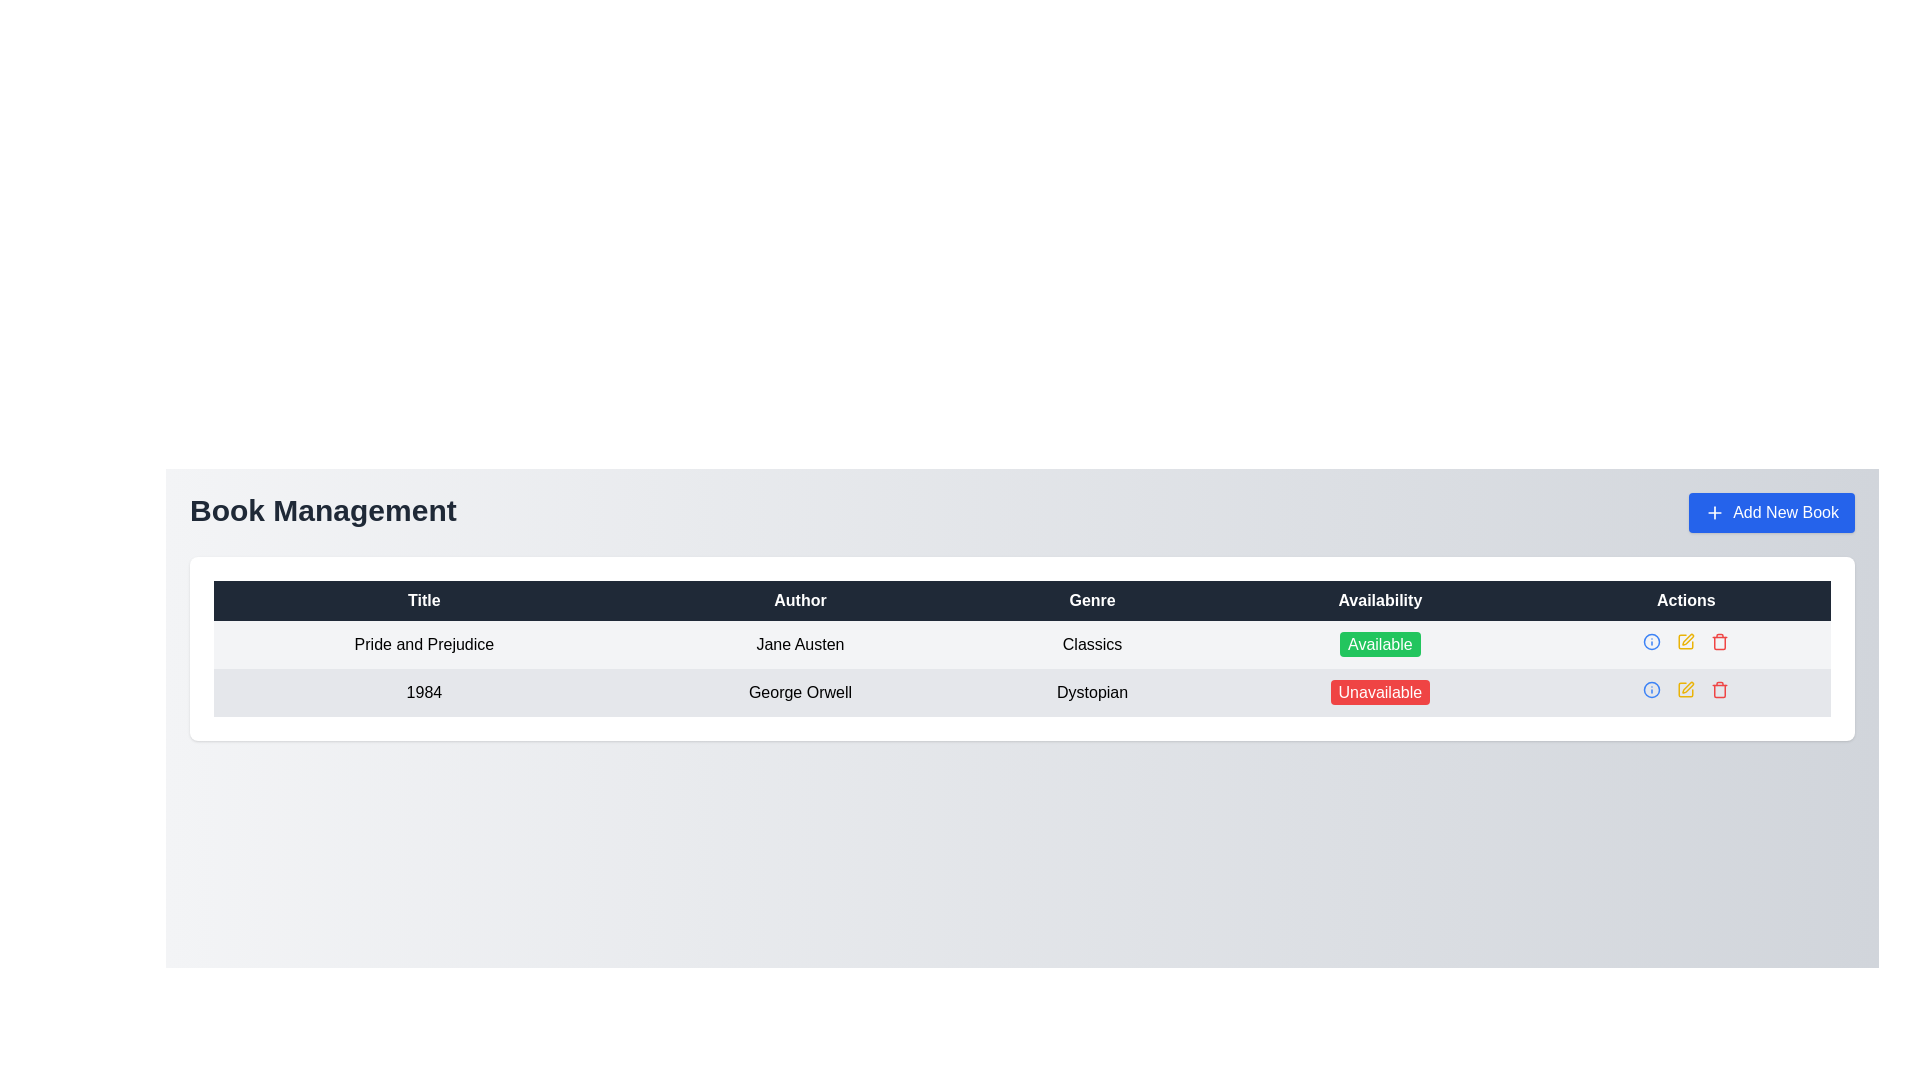 The width and height of the screenshot is (1920, 1080). Describe the element at coordinates (1379, 644) in the screenshot. I see `the availability status label for the book 'Pride and Prejudice', which indicates that the book is currently available` at that location.